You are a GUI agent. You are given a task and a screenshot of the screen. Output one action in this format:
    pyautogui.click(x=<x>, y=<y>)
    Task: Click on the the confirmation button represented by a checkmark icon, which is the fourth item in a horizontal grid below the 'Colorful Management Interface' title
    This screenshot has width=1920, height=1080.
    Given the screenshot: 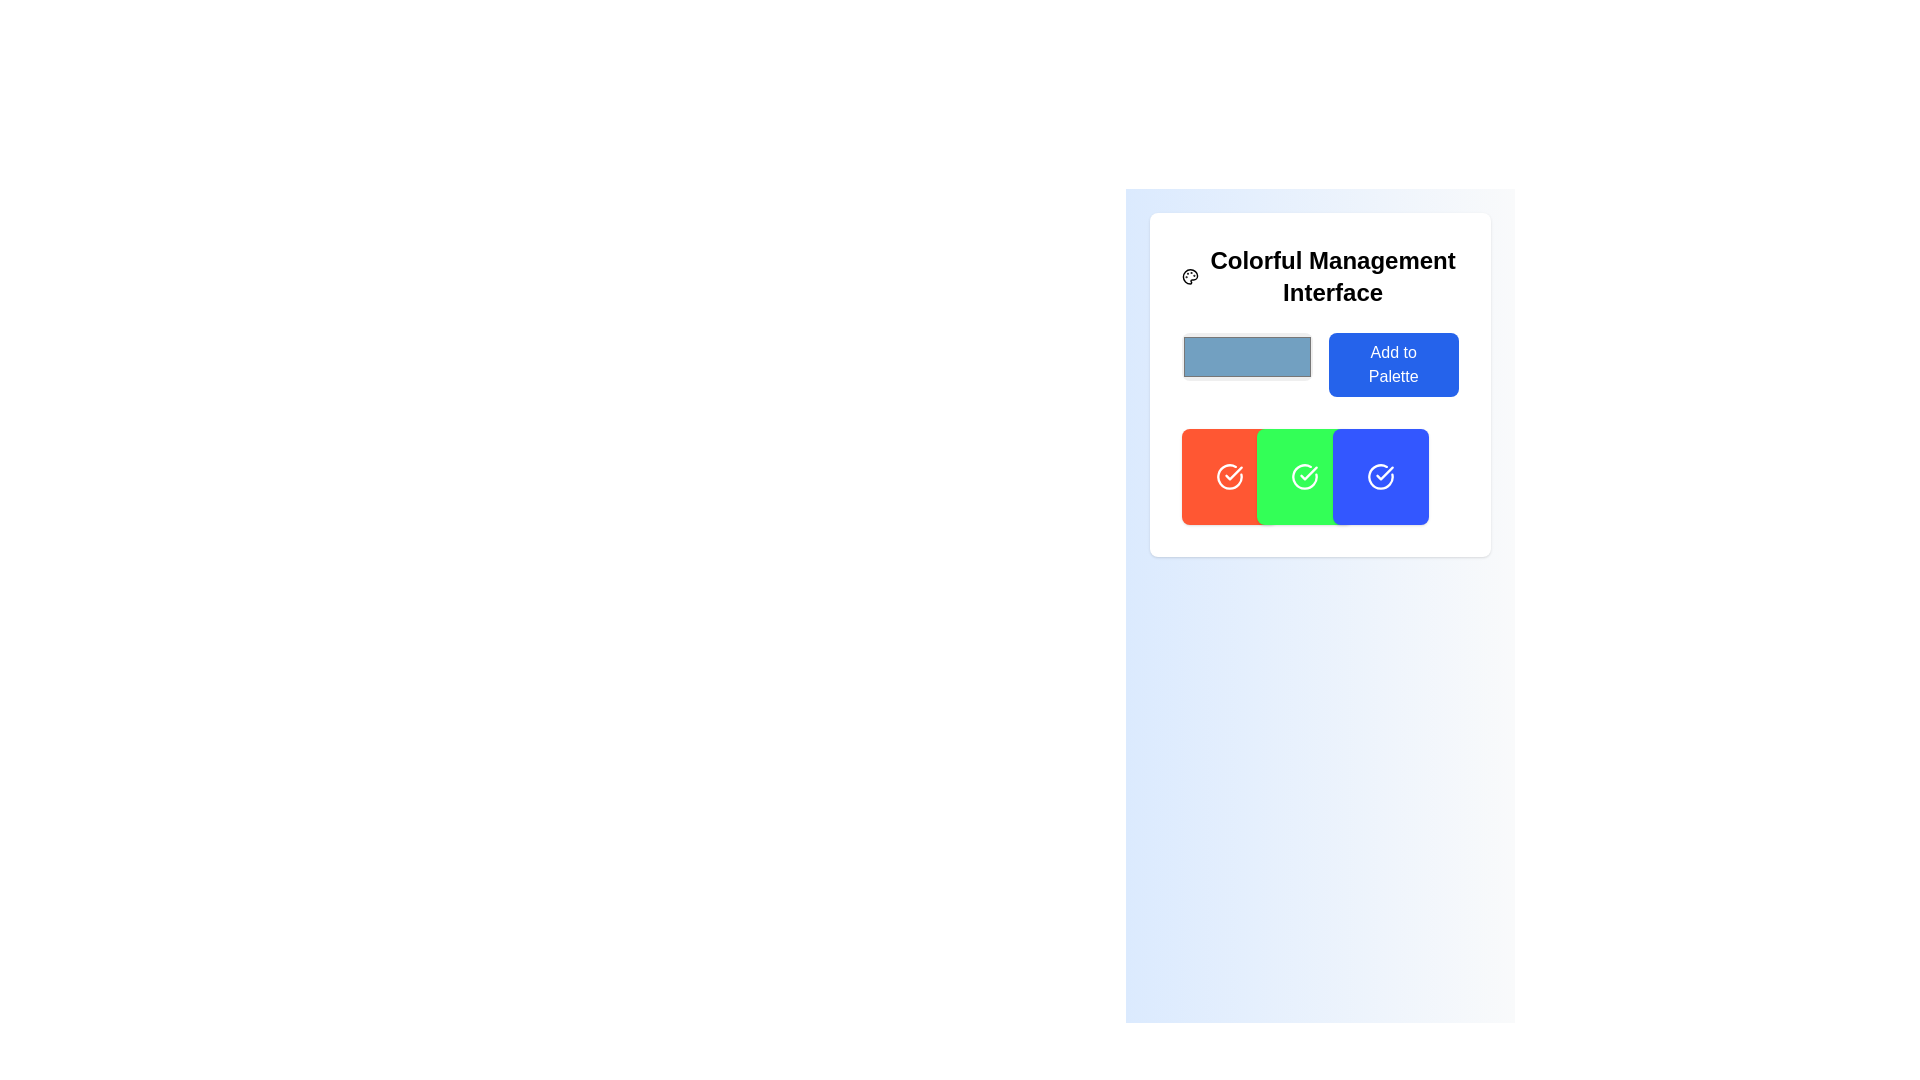 What is the action you would take?
    pyautogui.click(x=1379, y=477)
    